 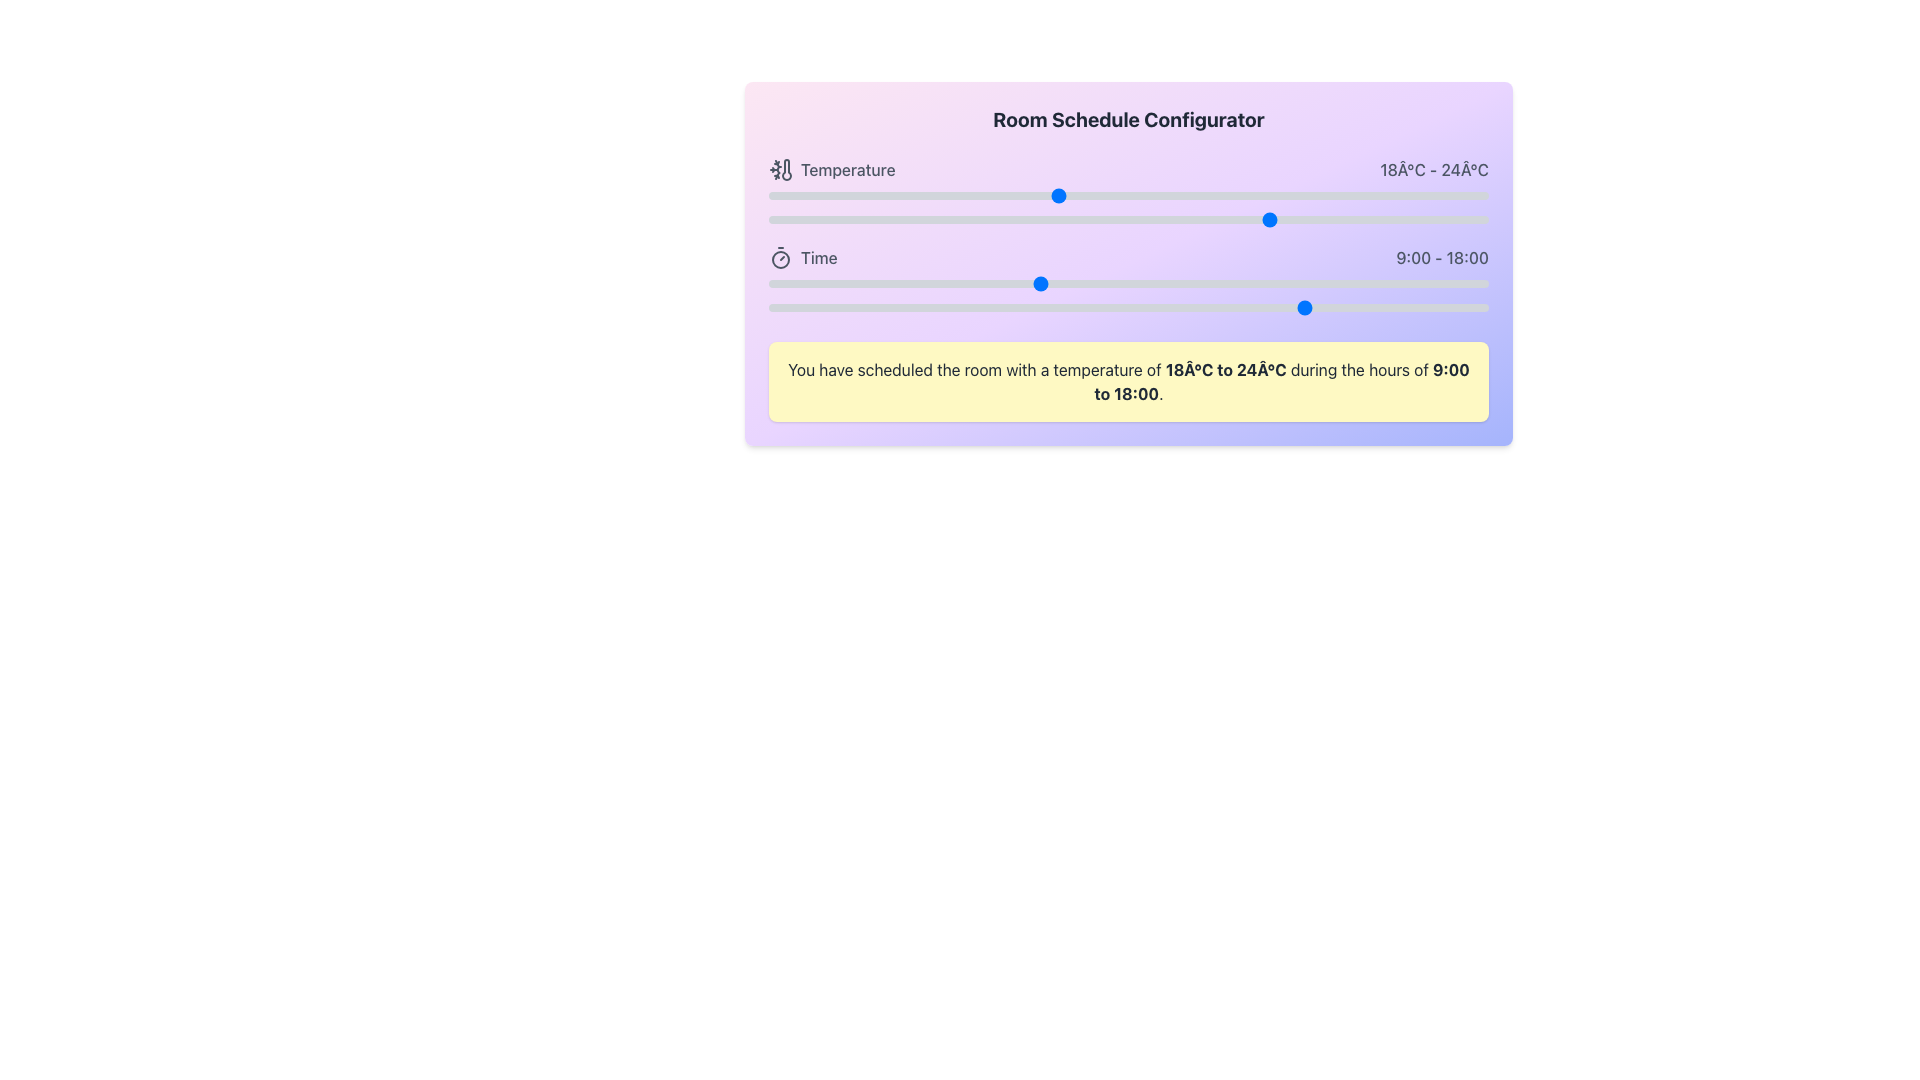 What do you see at coordinates (984, 219) in the screenshot?
I see `the slider value` at bounding box center [984, 219].